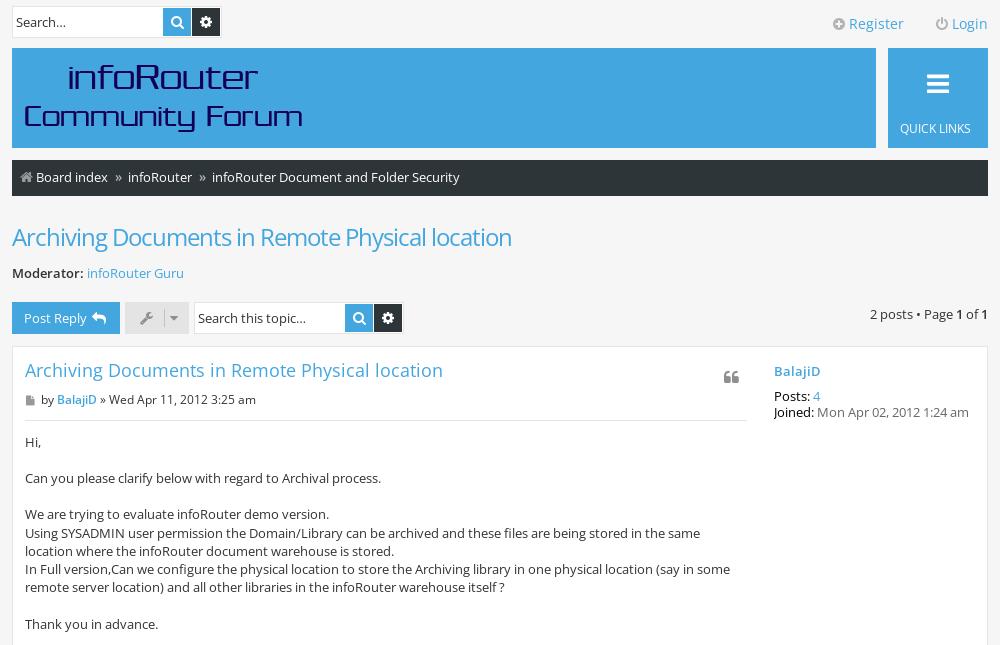 The image size is (1000, 645). I want to click on 'of', so click(971, 312).